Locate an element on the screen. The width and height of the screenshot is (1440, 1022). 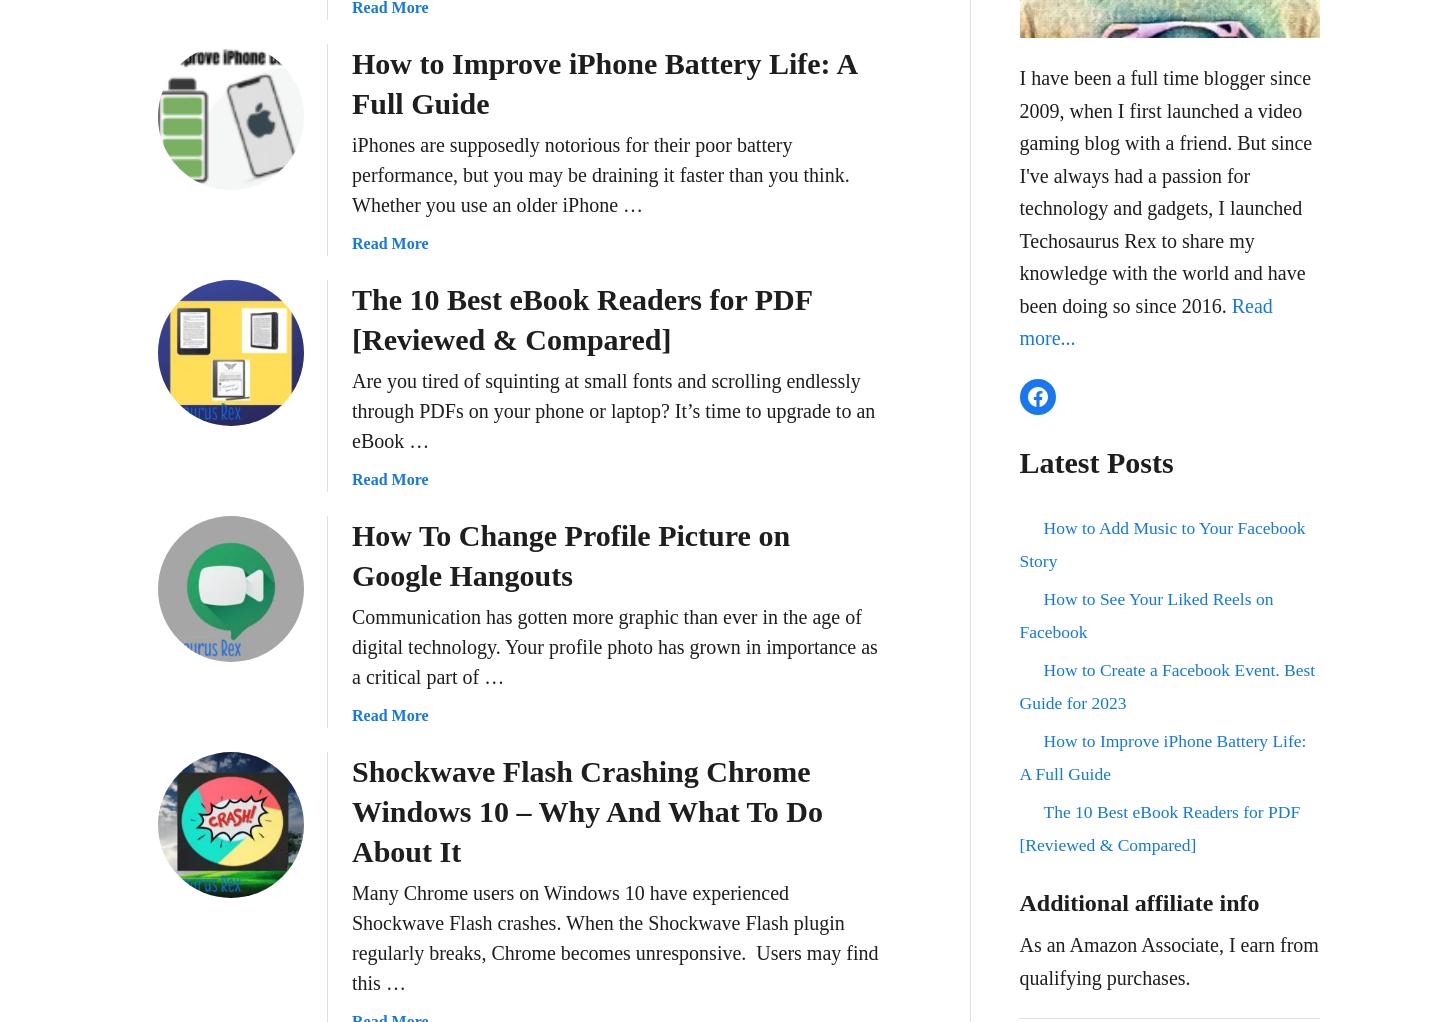
'iPhones are supposedly notorious for their poor battery performance, but you may be draining it faster than you think. Whether you use an older iPhone …' is located at coordinates (600, 173).